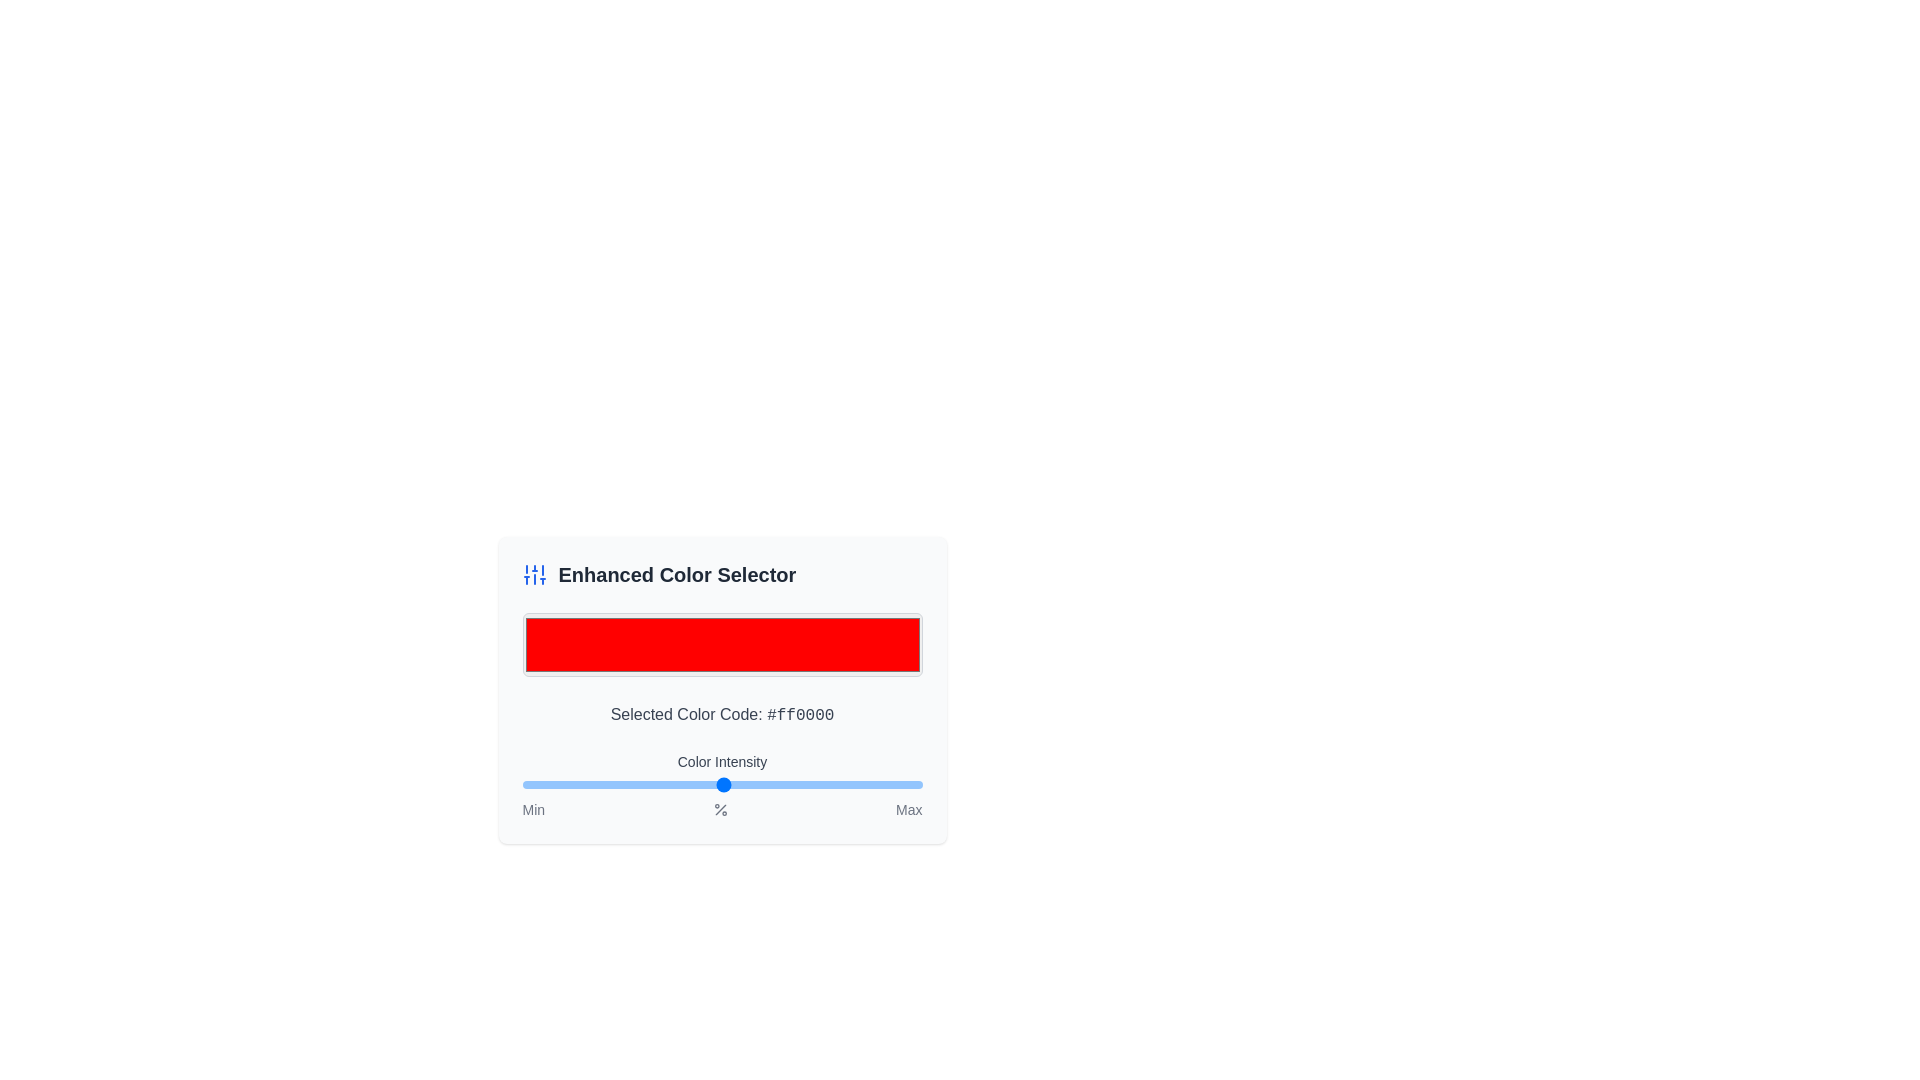 The image size is (1920, 1080). What do you see at coordinates (677, 574) in the screenshot?
I see `text header indicating enhanced color selection functionality, which is centrally located at the top of a card-like UI component` at bounding box center [677, 574].